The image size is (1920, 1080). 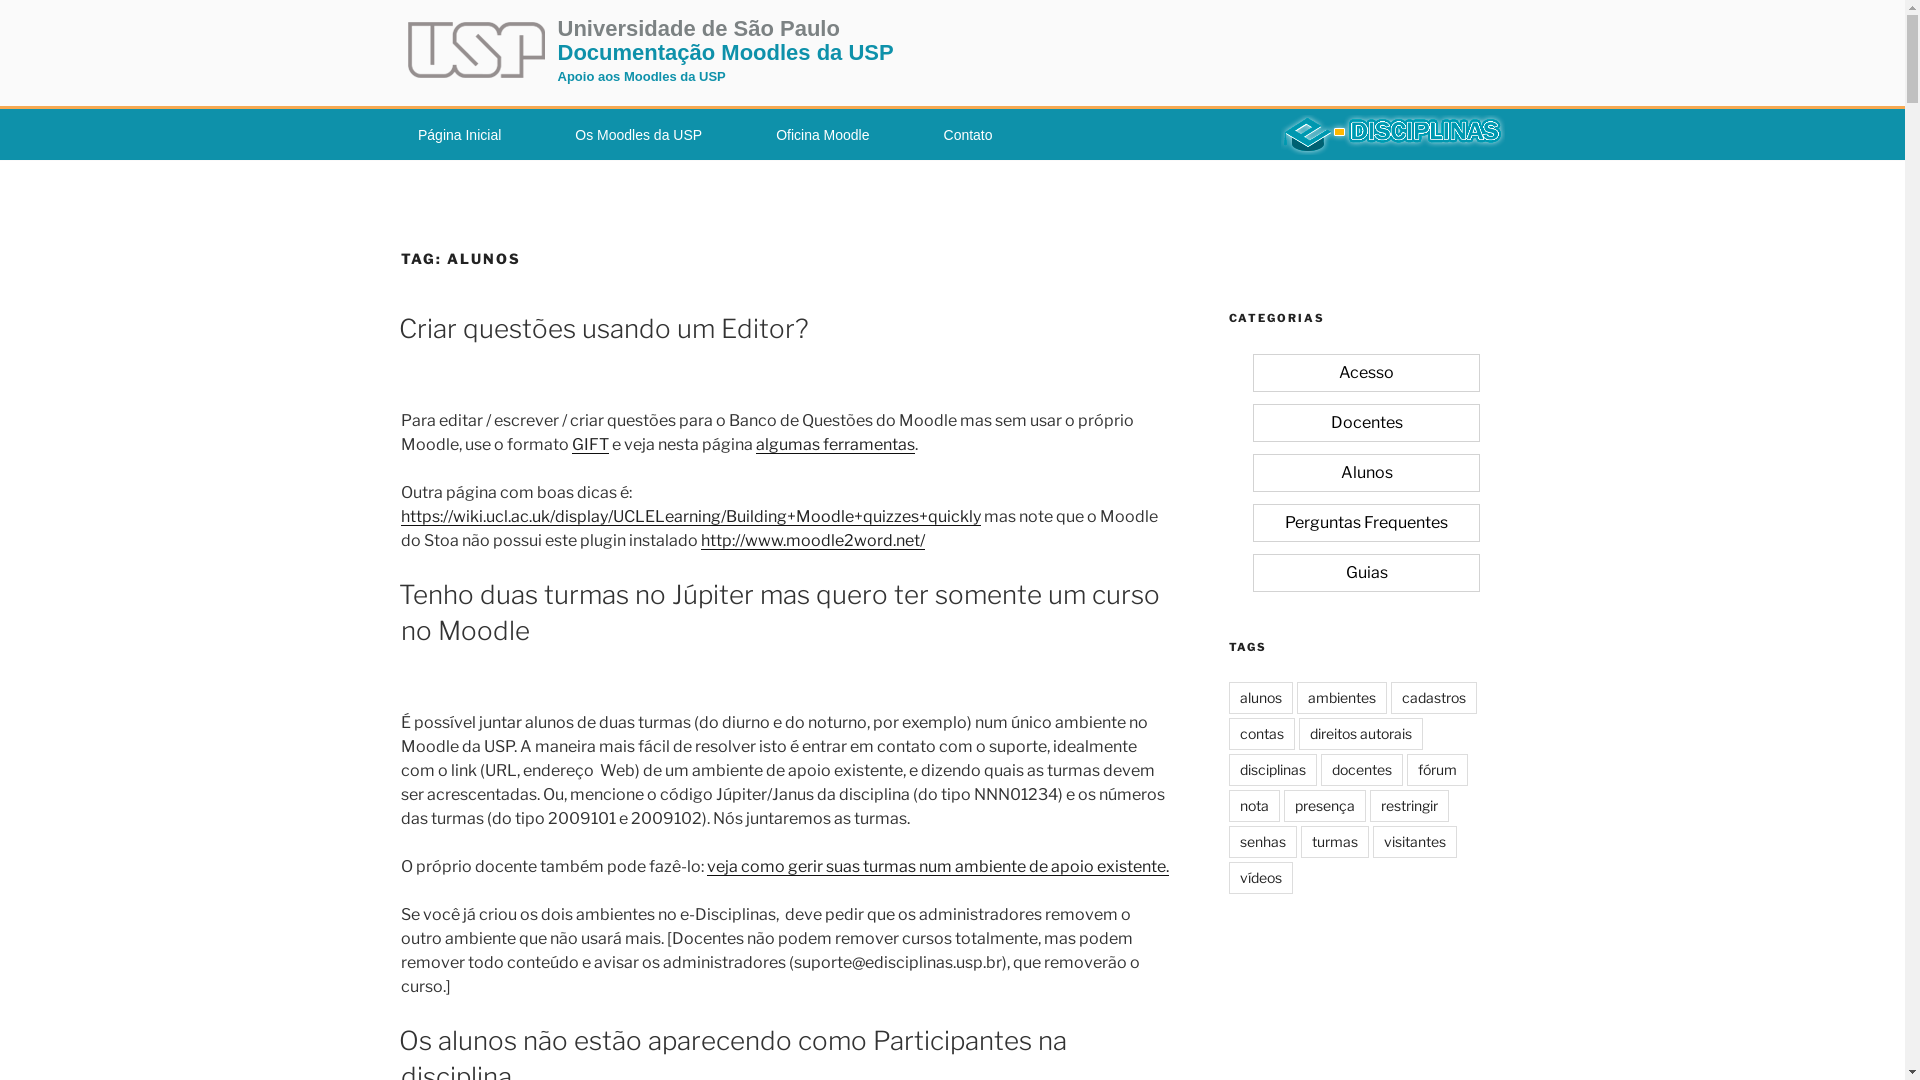 What do you see at coordinates (835, 443) in the screenshot?
I see `'algumas ferramentas'` at bounding box center [835, 443].